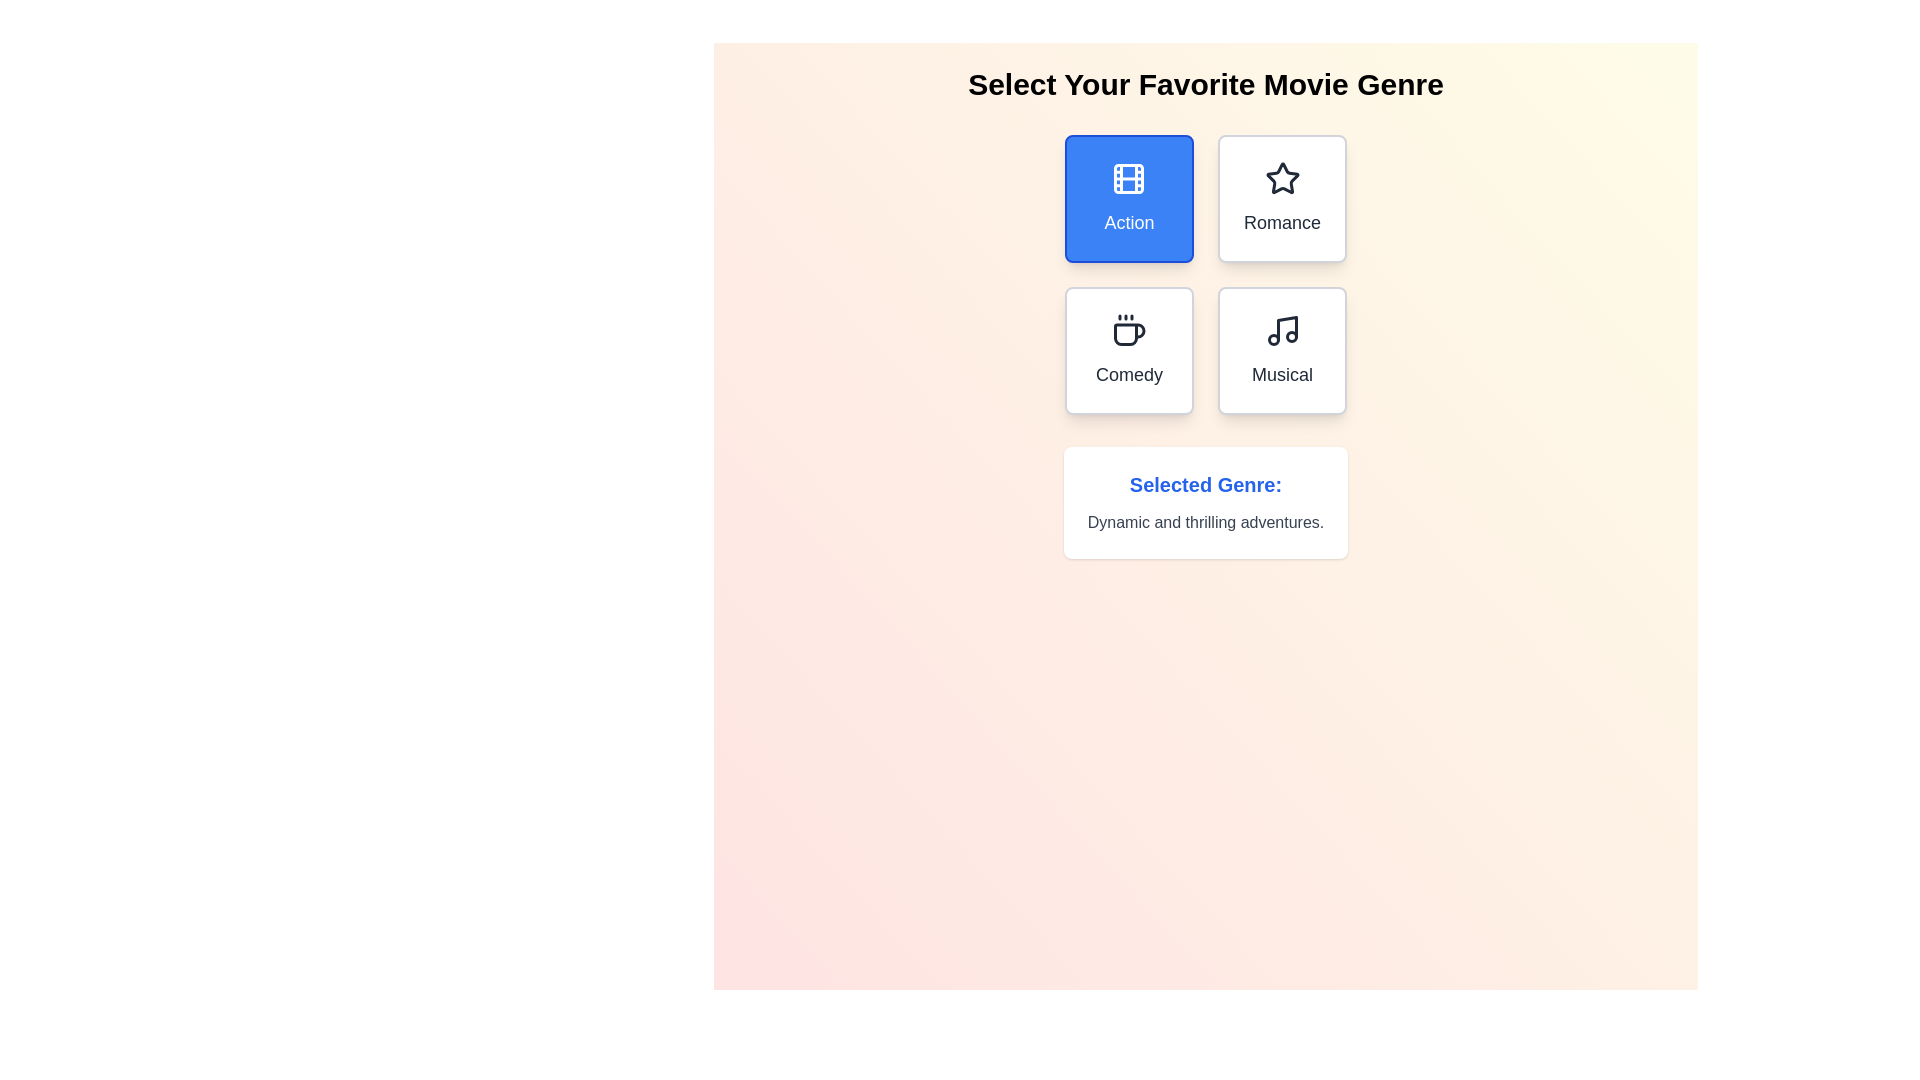  Describe the element at coordinates (1281, 350) in the screenshot. I see `the genre button labeled Musical` at that location.